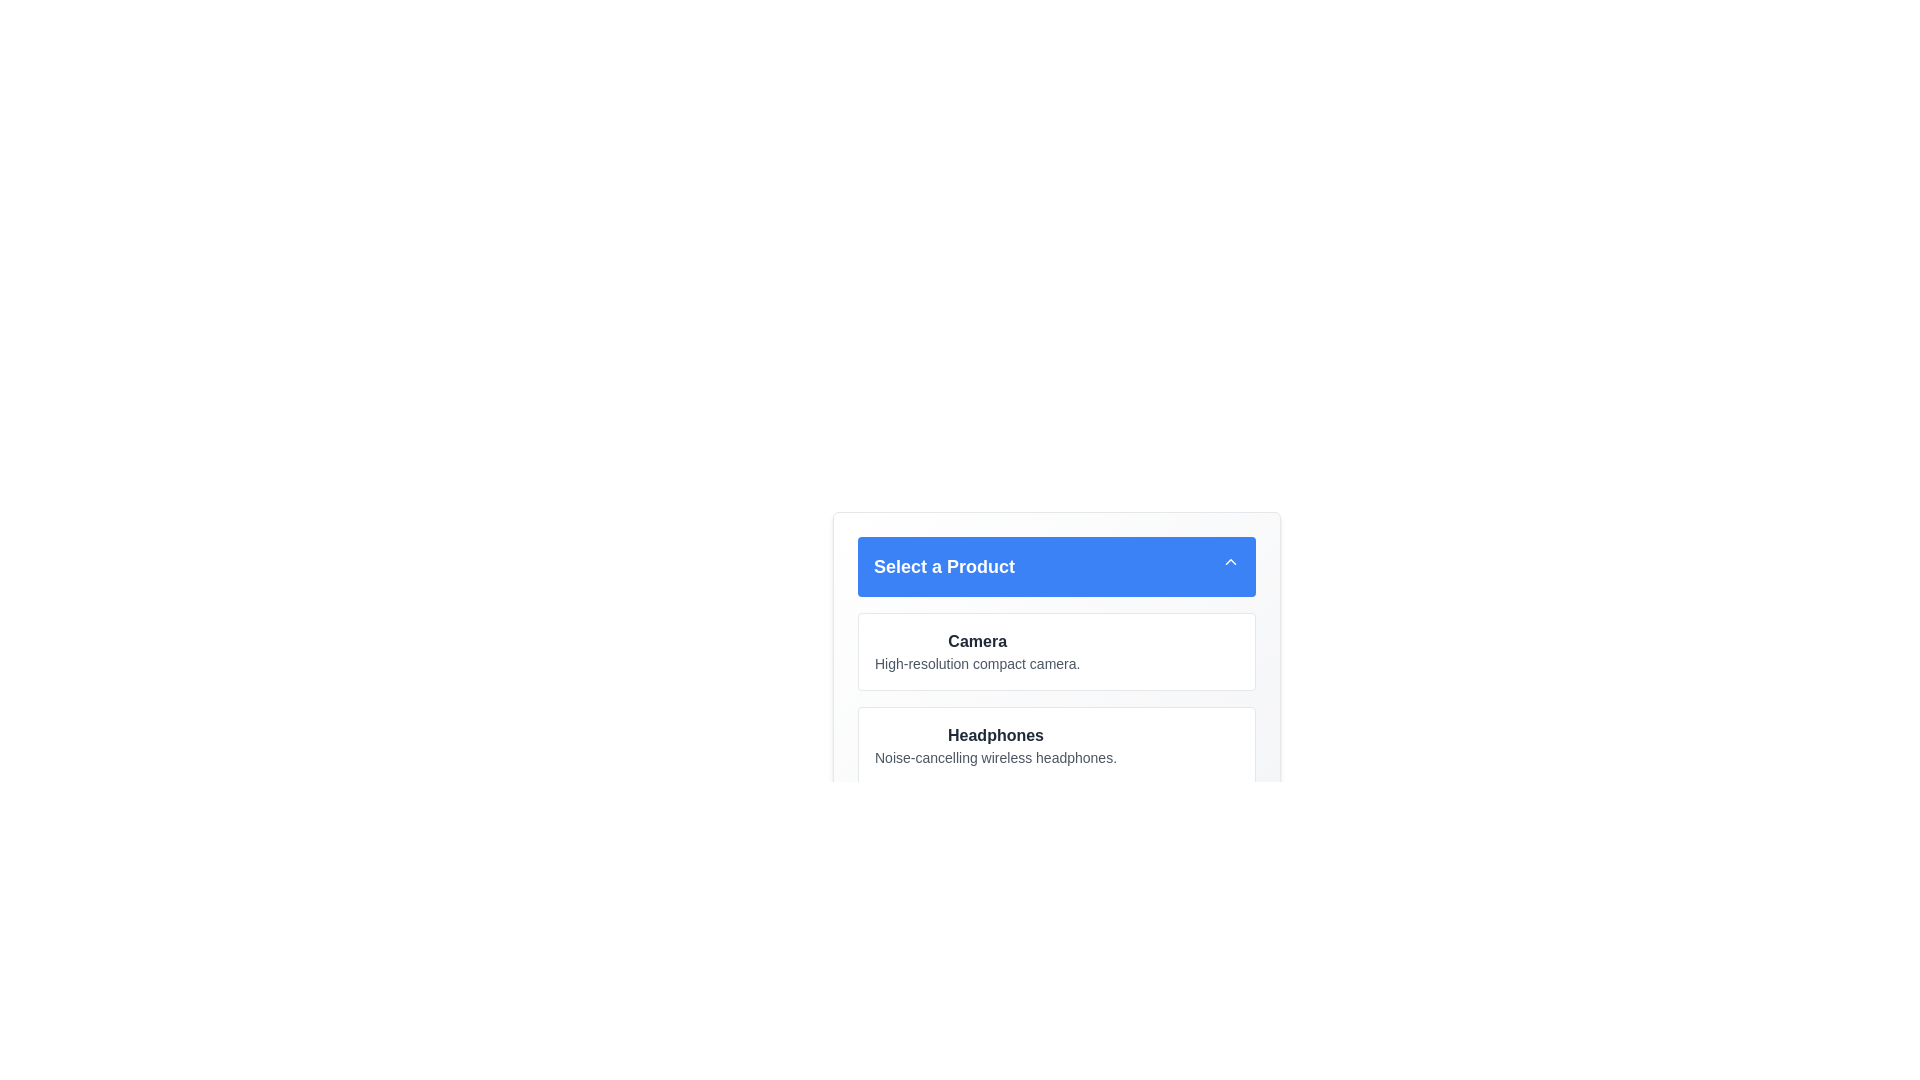 Image resolution: width=1920 pixels, height=1080 pixels. Describe the element at coordinates (943, 567) in the screenshot. I see `'Select a Product' text label, which is prominently styled in bold white text on a blue background within an interactive dropdown menu` at that location.